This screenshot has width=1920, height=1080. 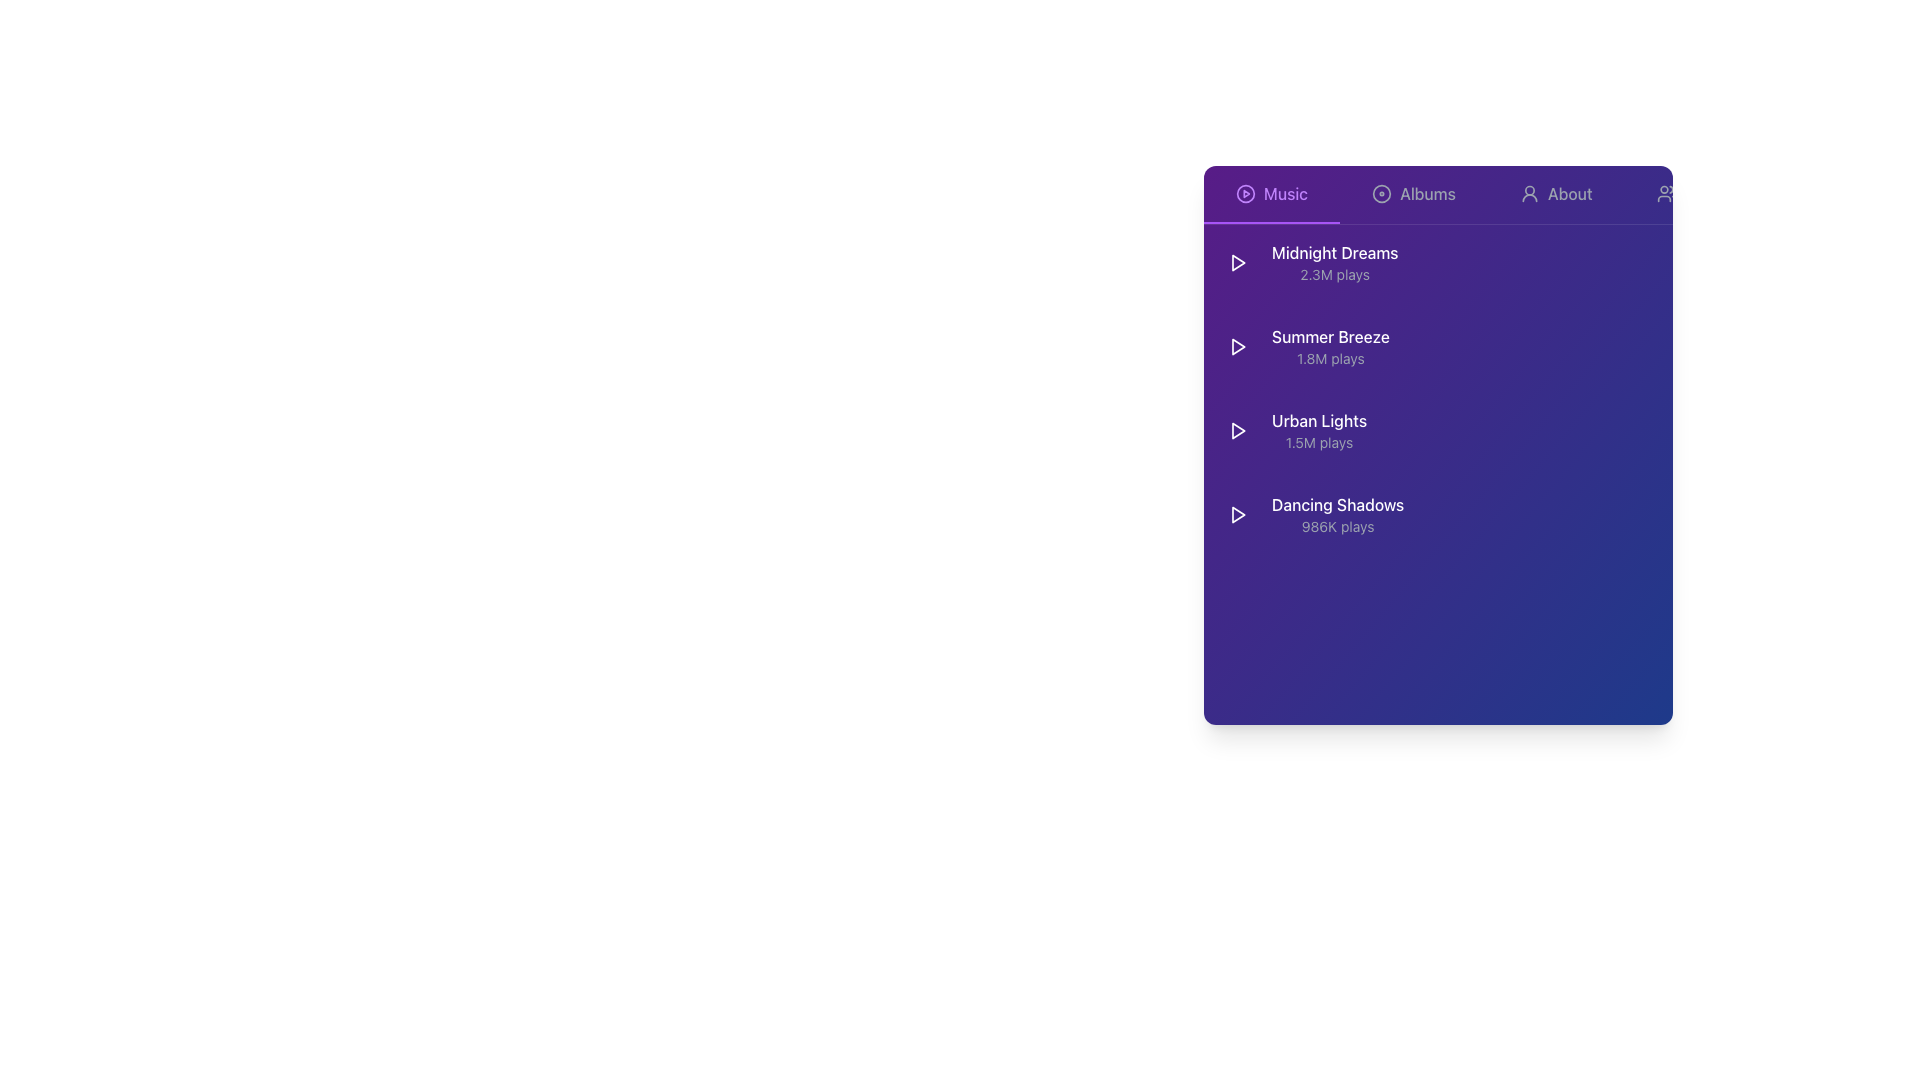 What do you see at coordinates (1319, 430) in the screenshot?
I see `the third item in the playlist list, which represents an individual track displaying its name and play count` at bounding box center [1319, 430].